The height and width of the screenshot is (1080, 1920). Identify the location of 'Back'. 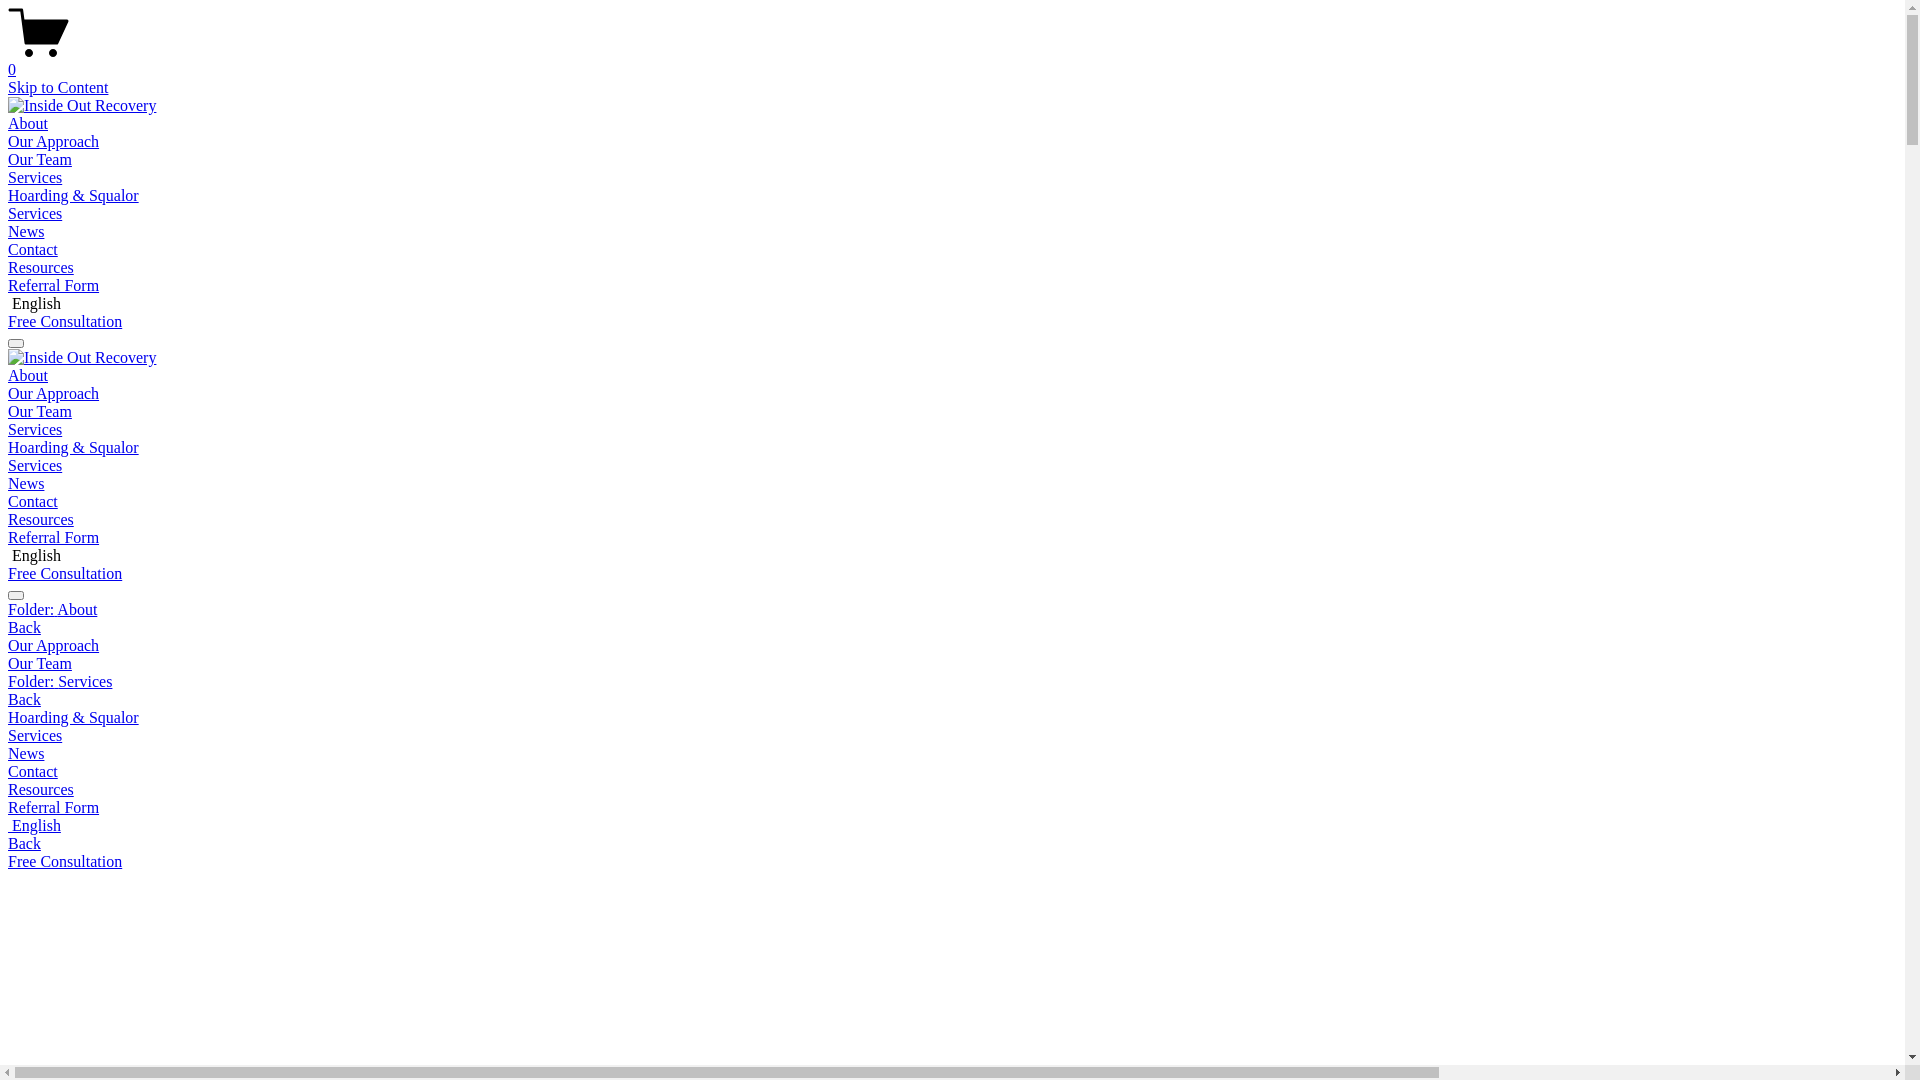
(24, 626).